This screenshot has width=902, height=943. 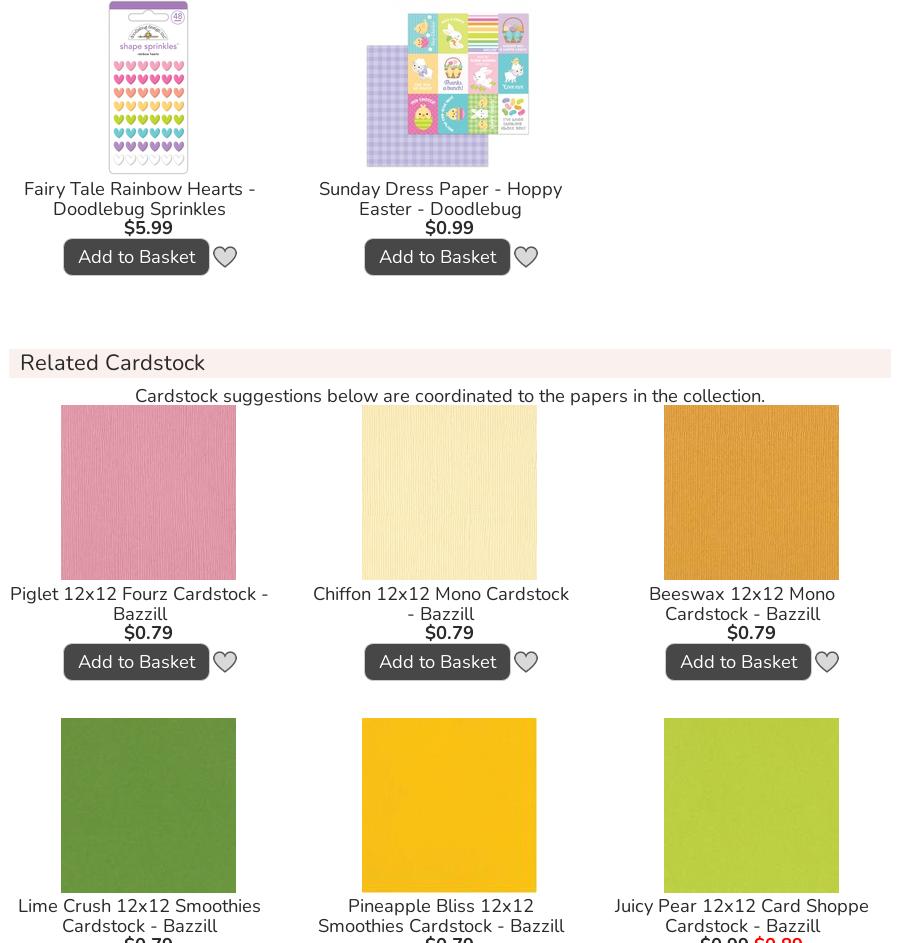 What do you see at coordinates (425, 227) in the screenshot?
I see `'$0.99'` at bounding box center [425, 227].